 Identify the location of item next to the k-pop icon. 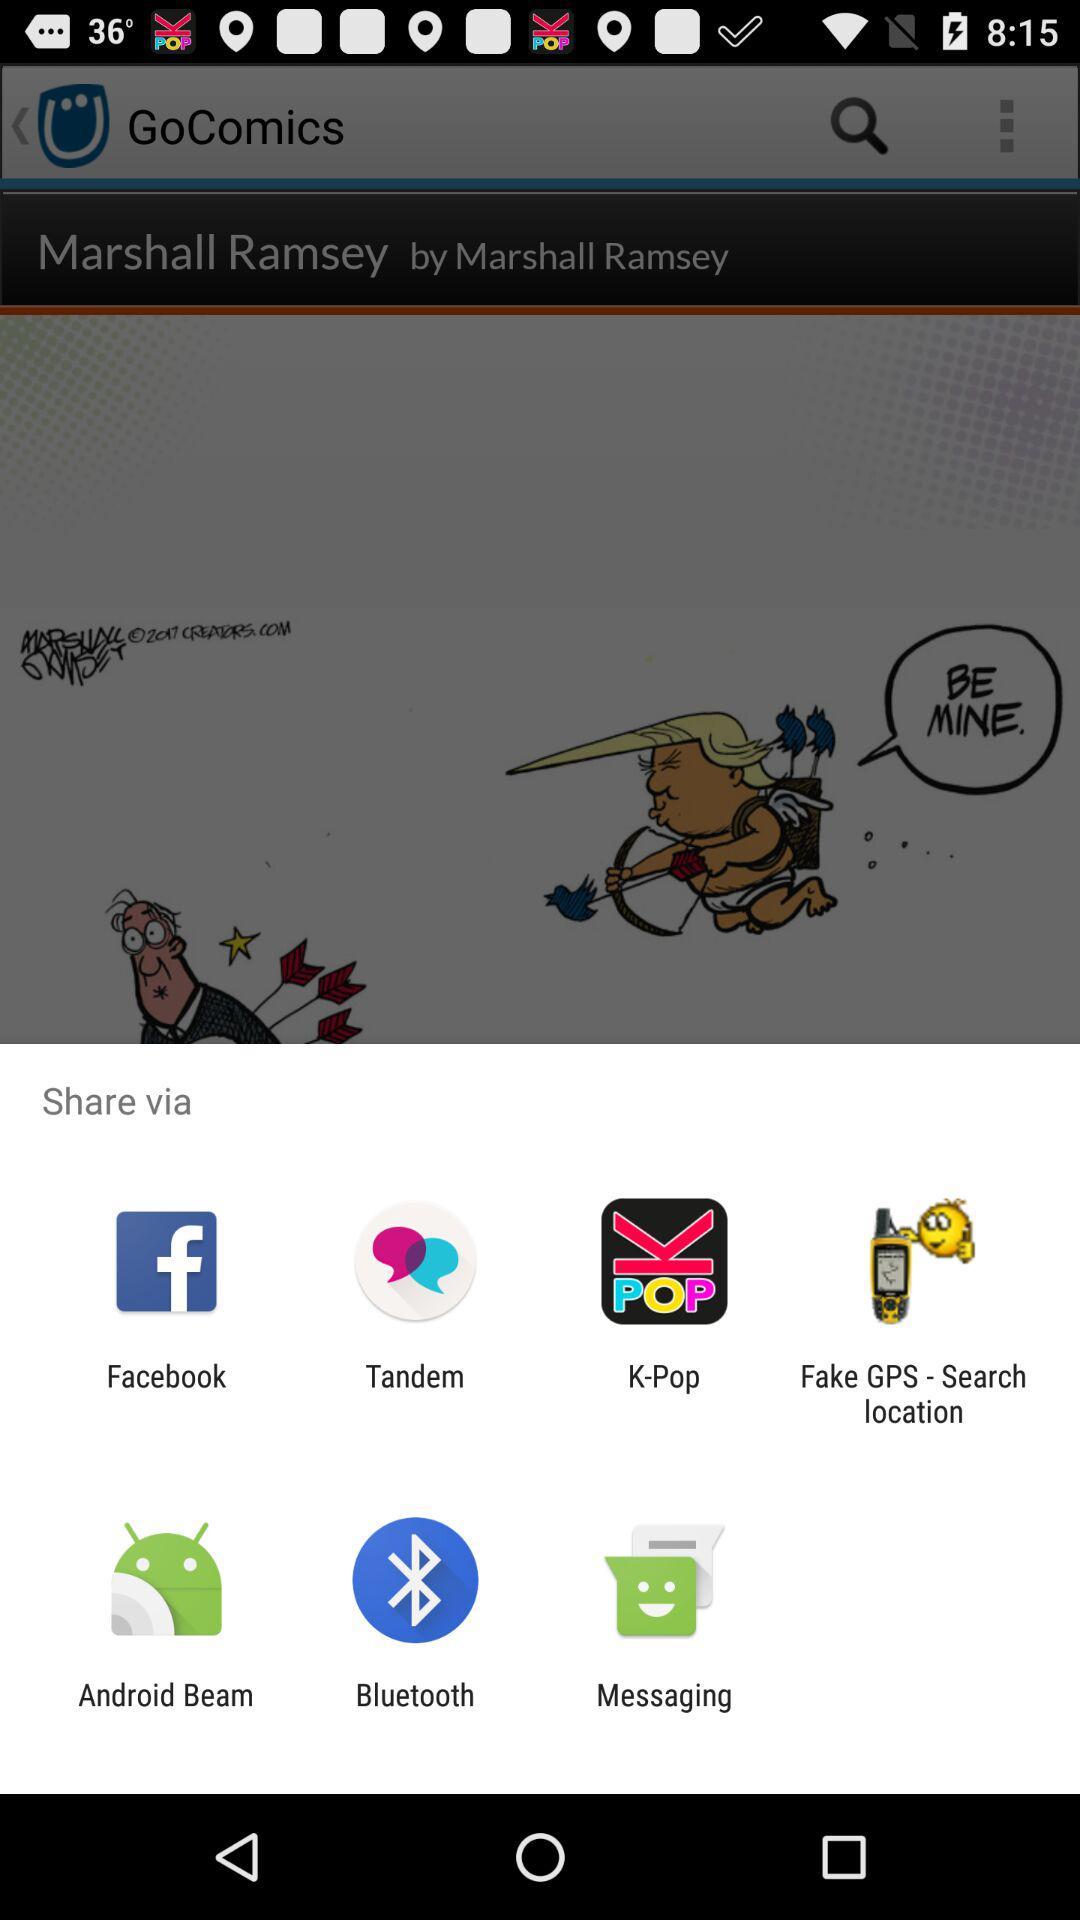
(414, 1392).